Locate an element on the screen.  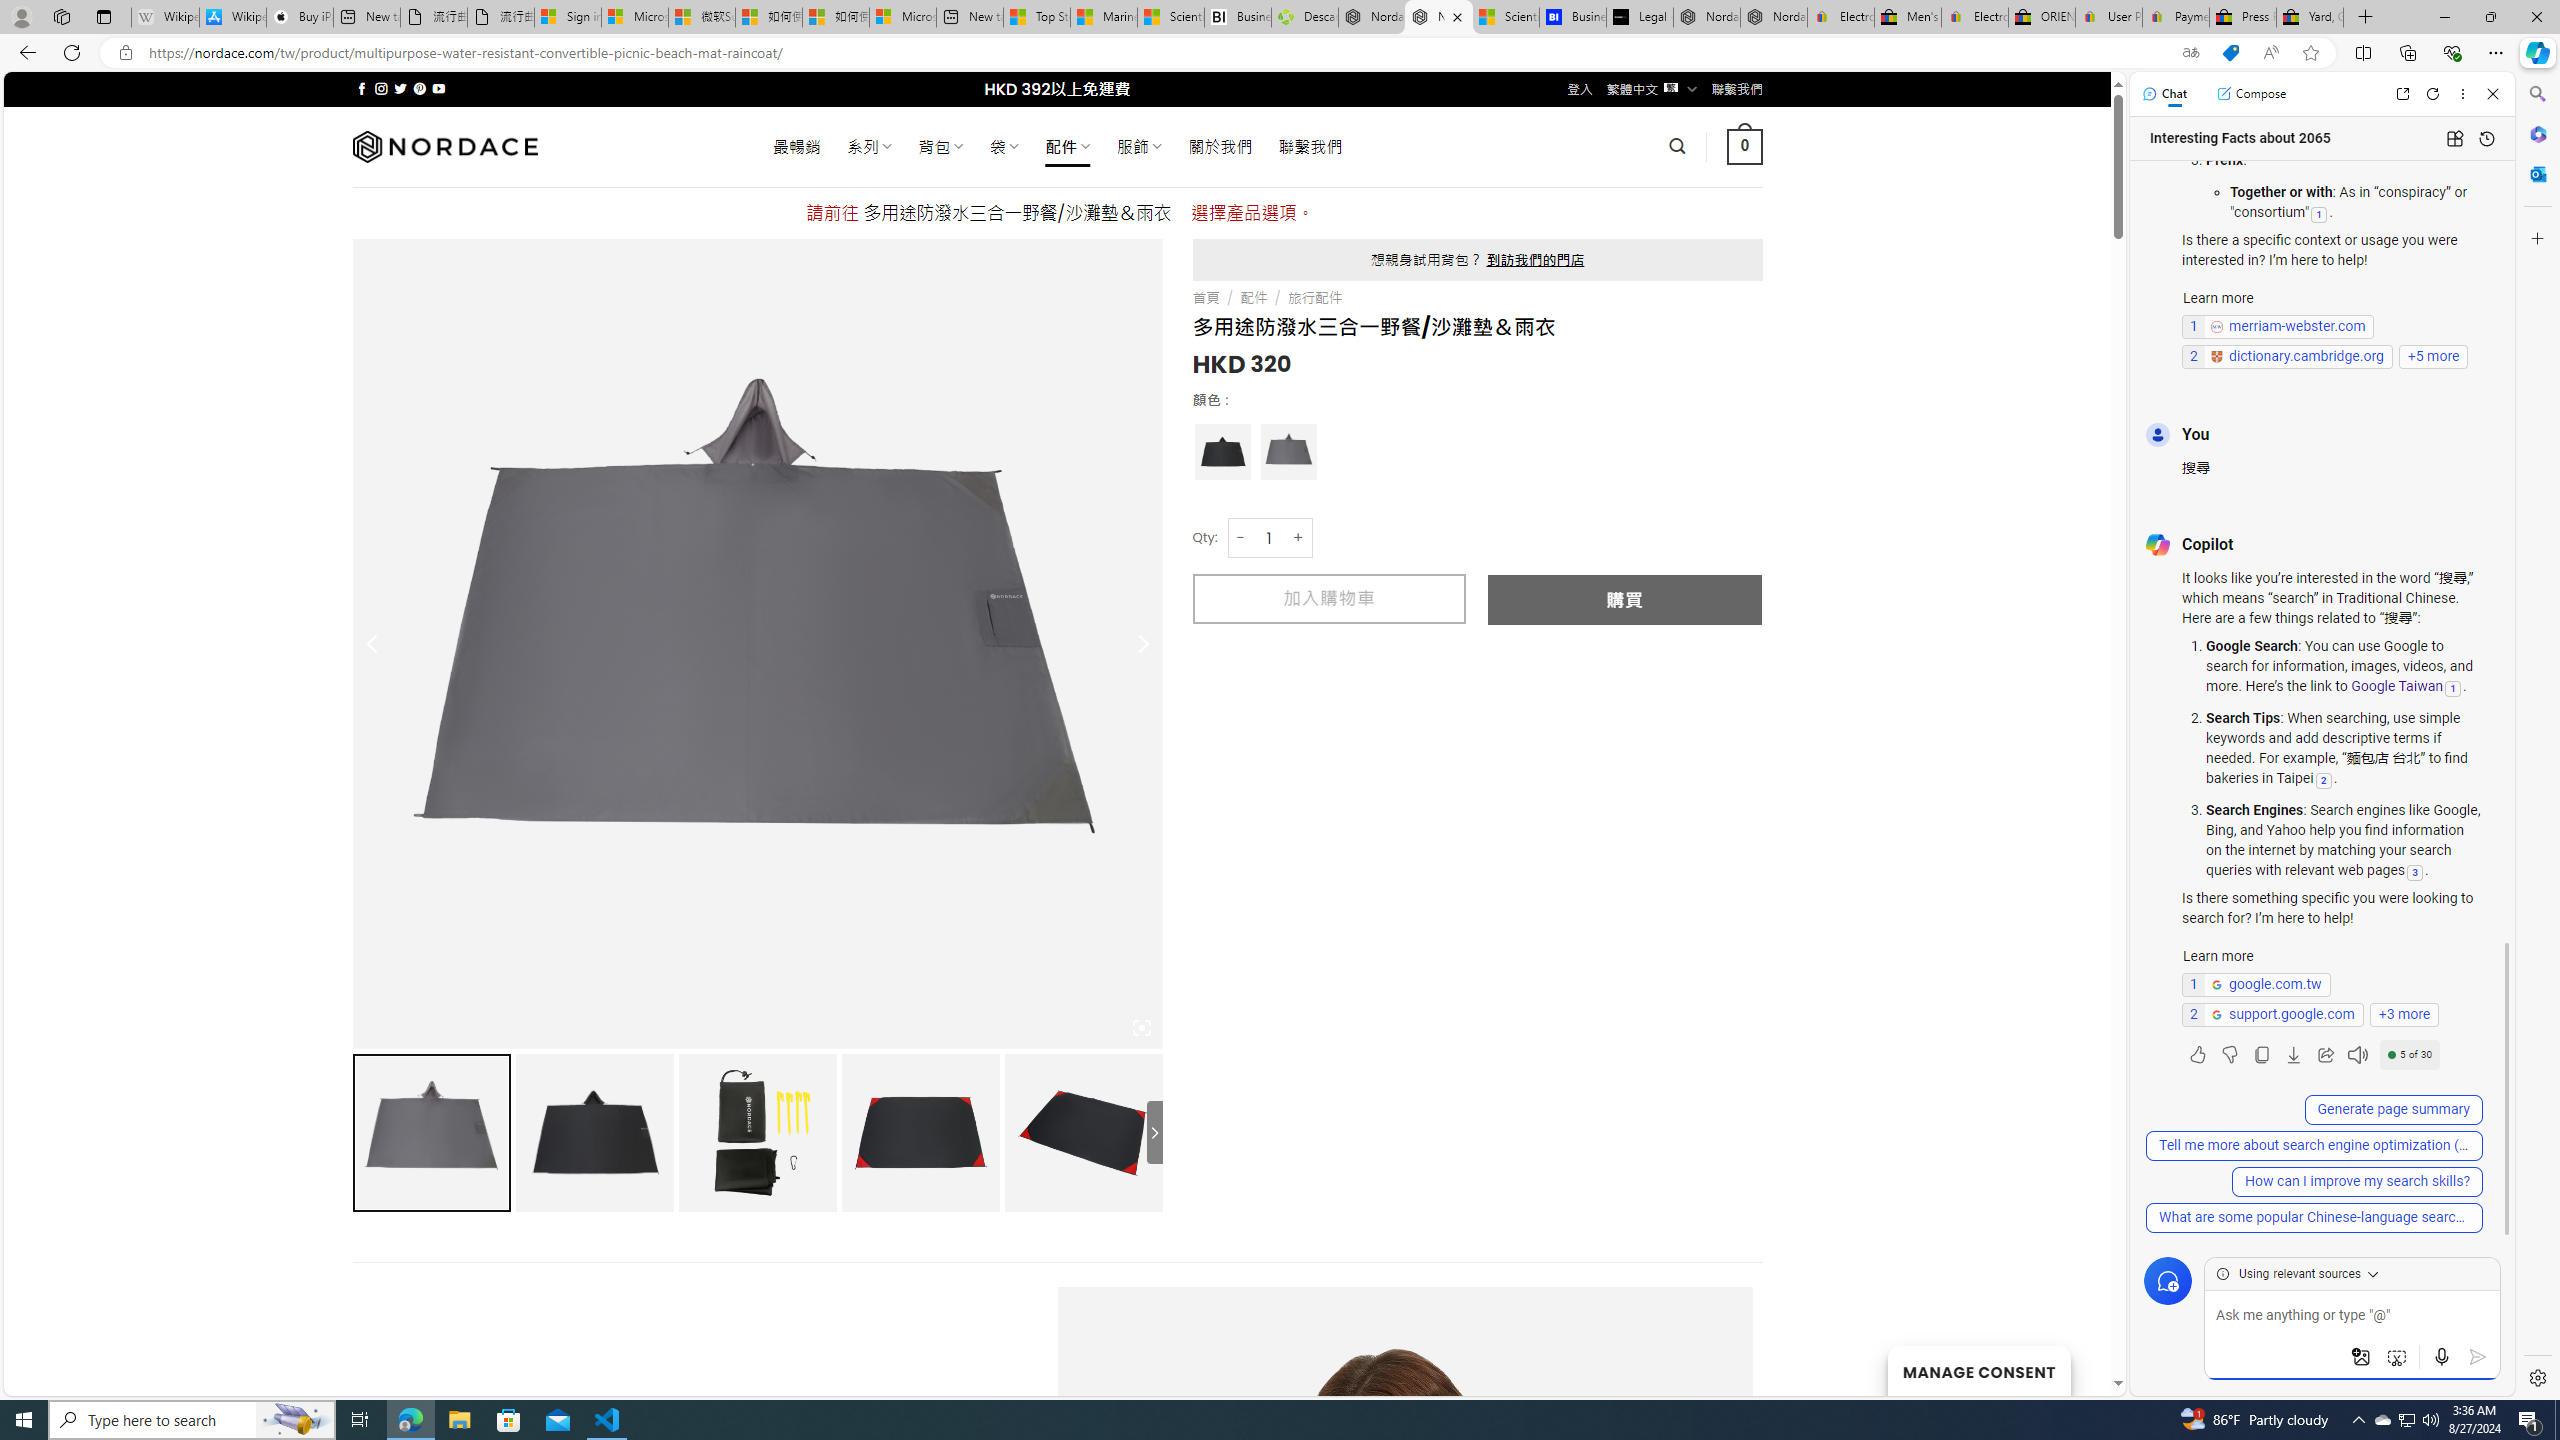
' 0 ' is located at coordinates (1744, 145).